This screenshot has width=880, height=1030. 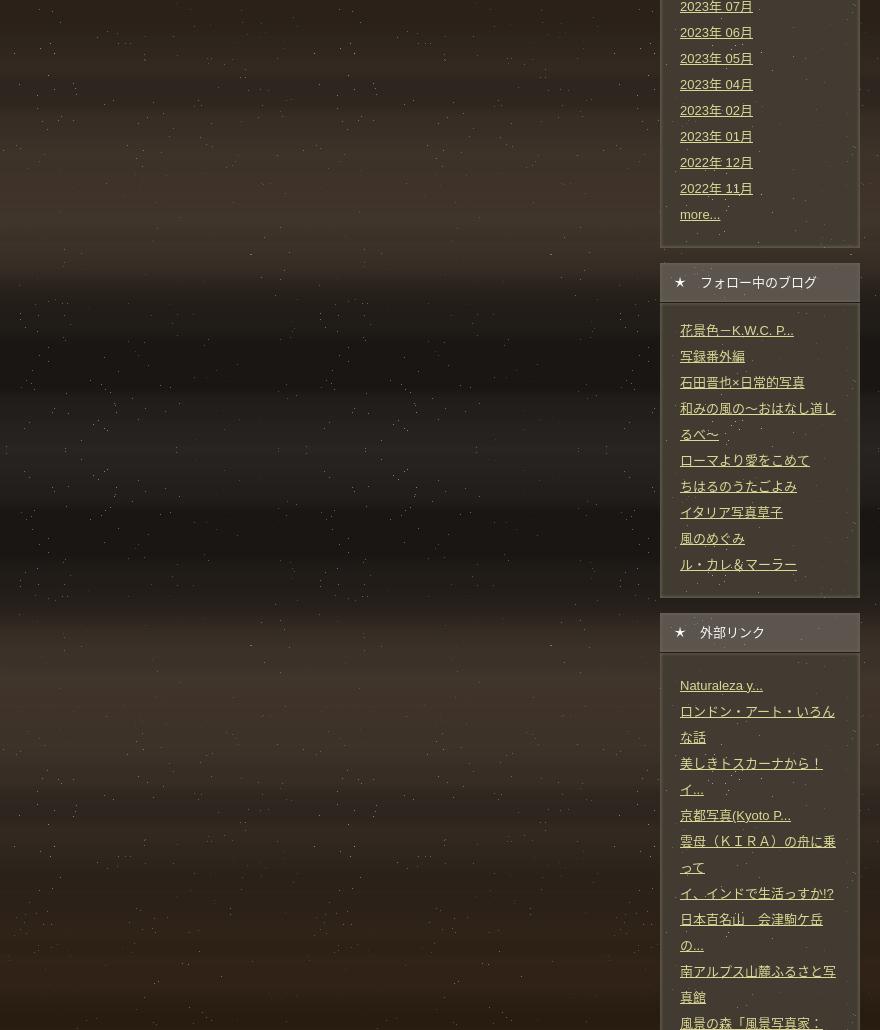 What do you see at coordinates (716, 83) in the screenshot?
I see `'2023年 04月'` at bounding box center [716, 83].